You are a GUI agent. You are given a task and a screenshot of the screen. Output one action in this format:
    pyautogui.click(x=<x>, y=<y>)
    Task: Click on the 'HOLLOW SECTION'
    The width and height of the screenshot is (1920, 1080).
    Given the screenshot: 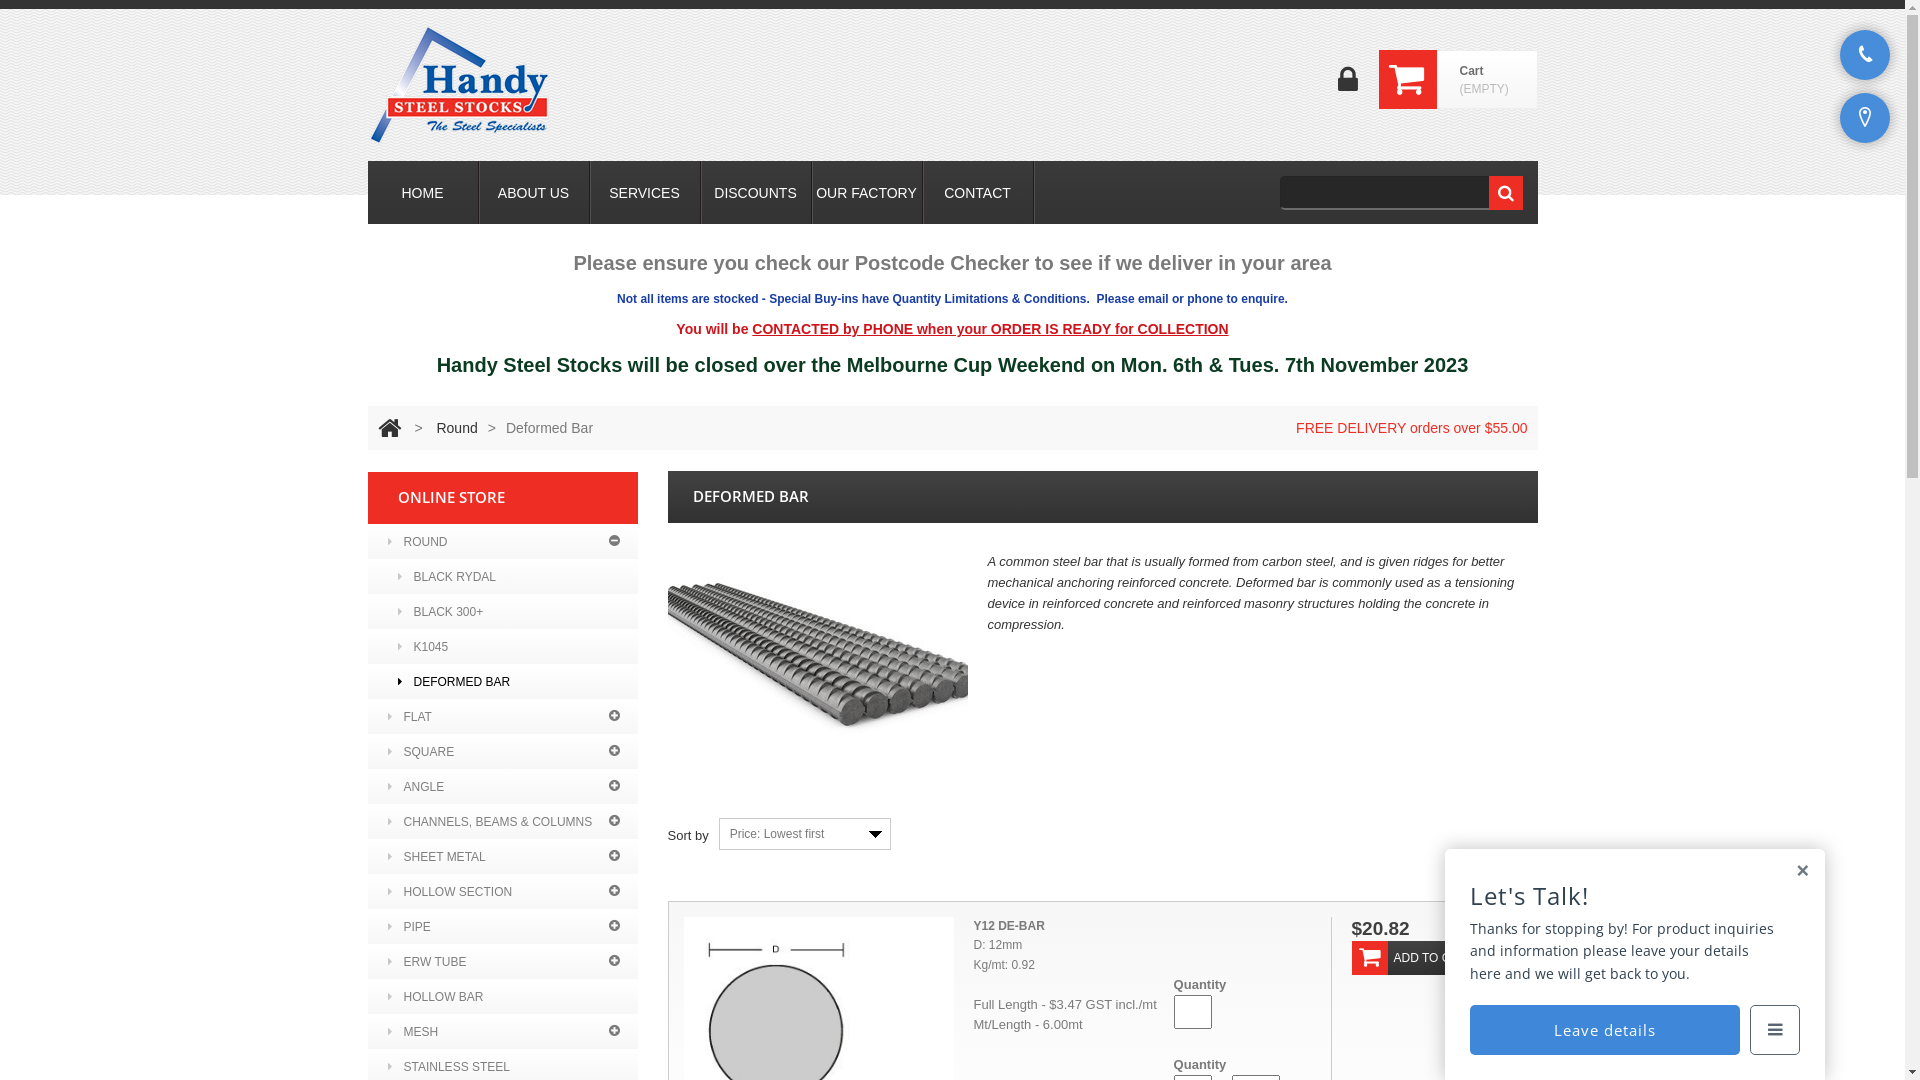 What is the action you would take?
    pyautogui.click(x=503, y=890)
    